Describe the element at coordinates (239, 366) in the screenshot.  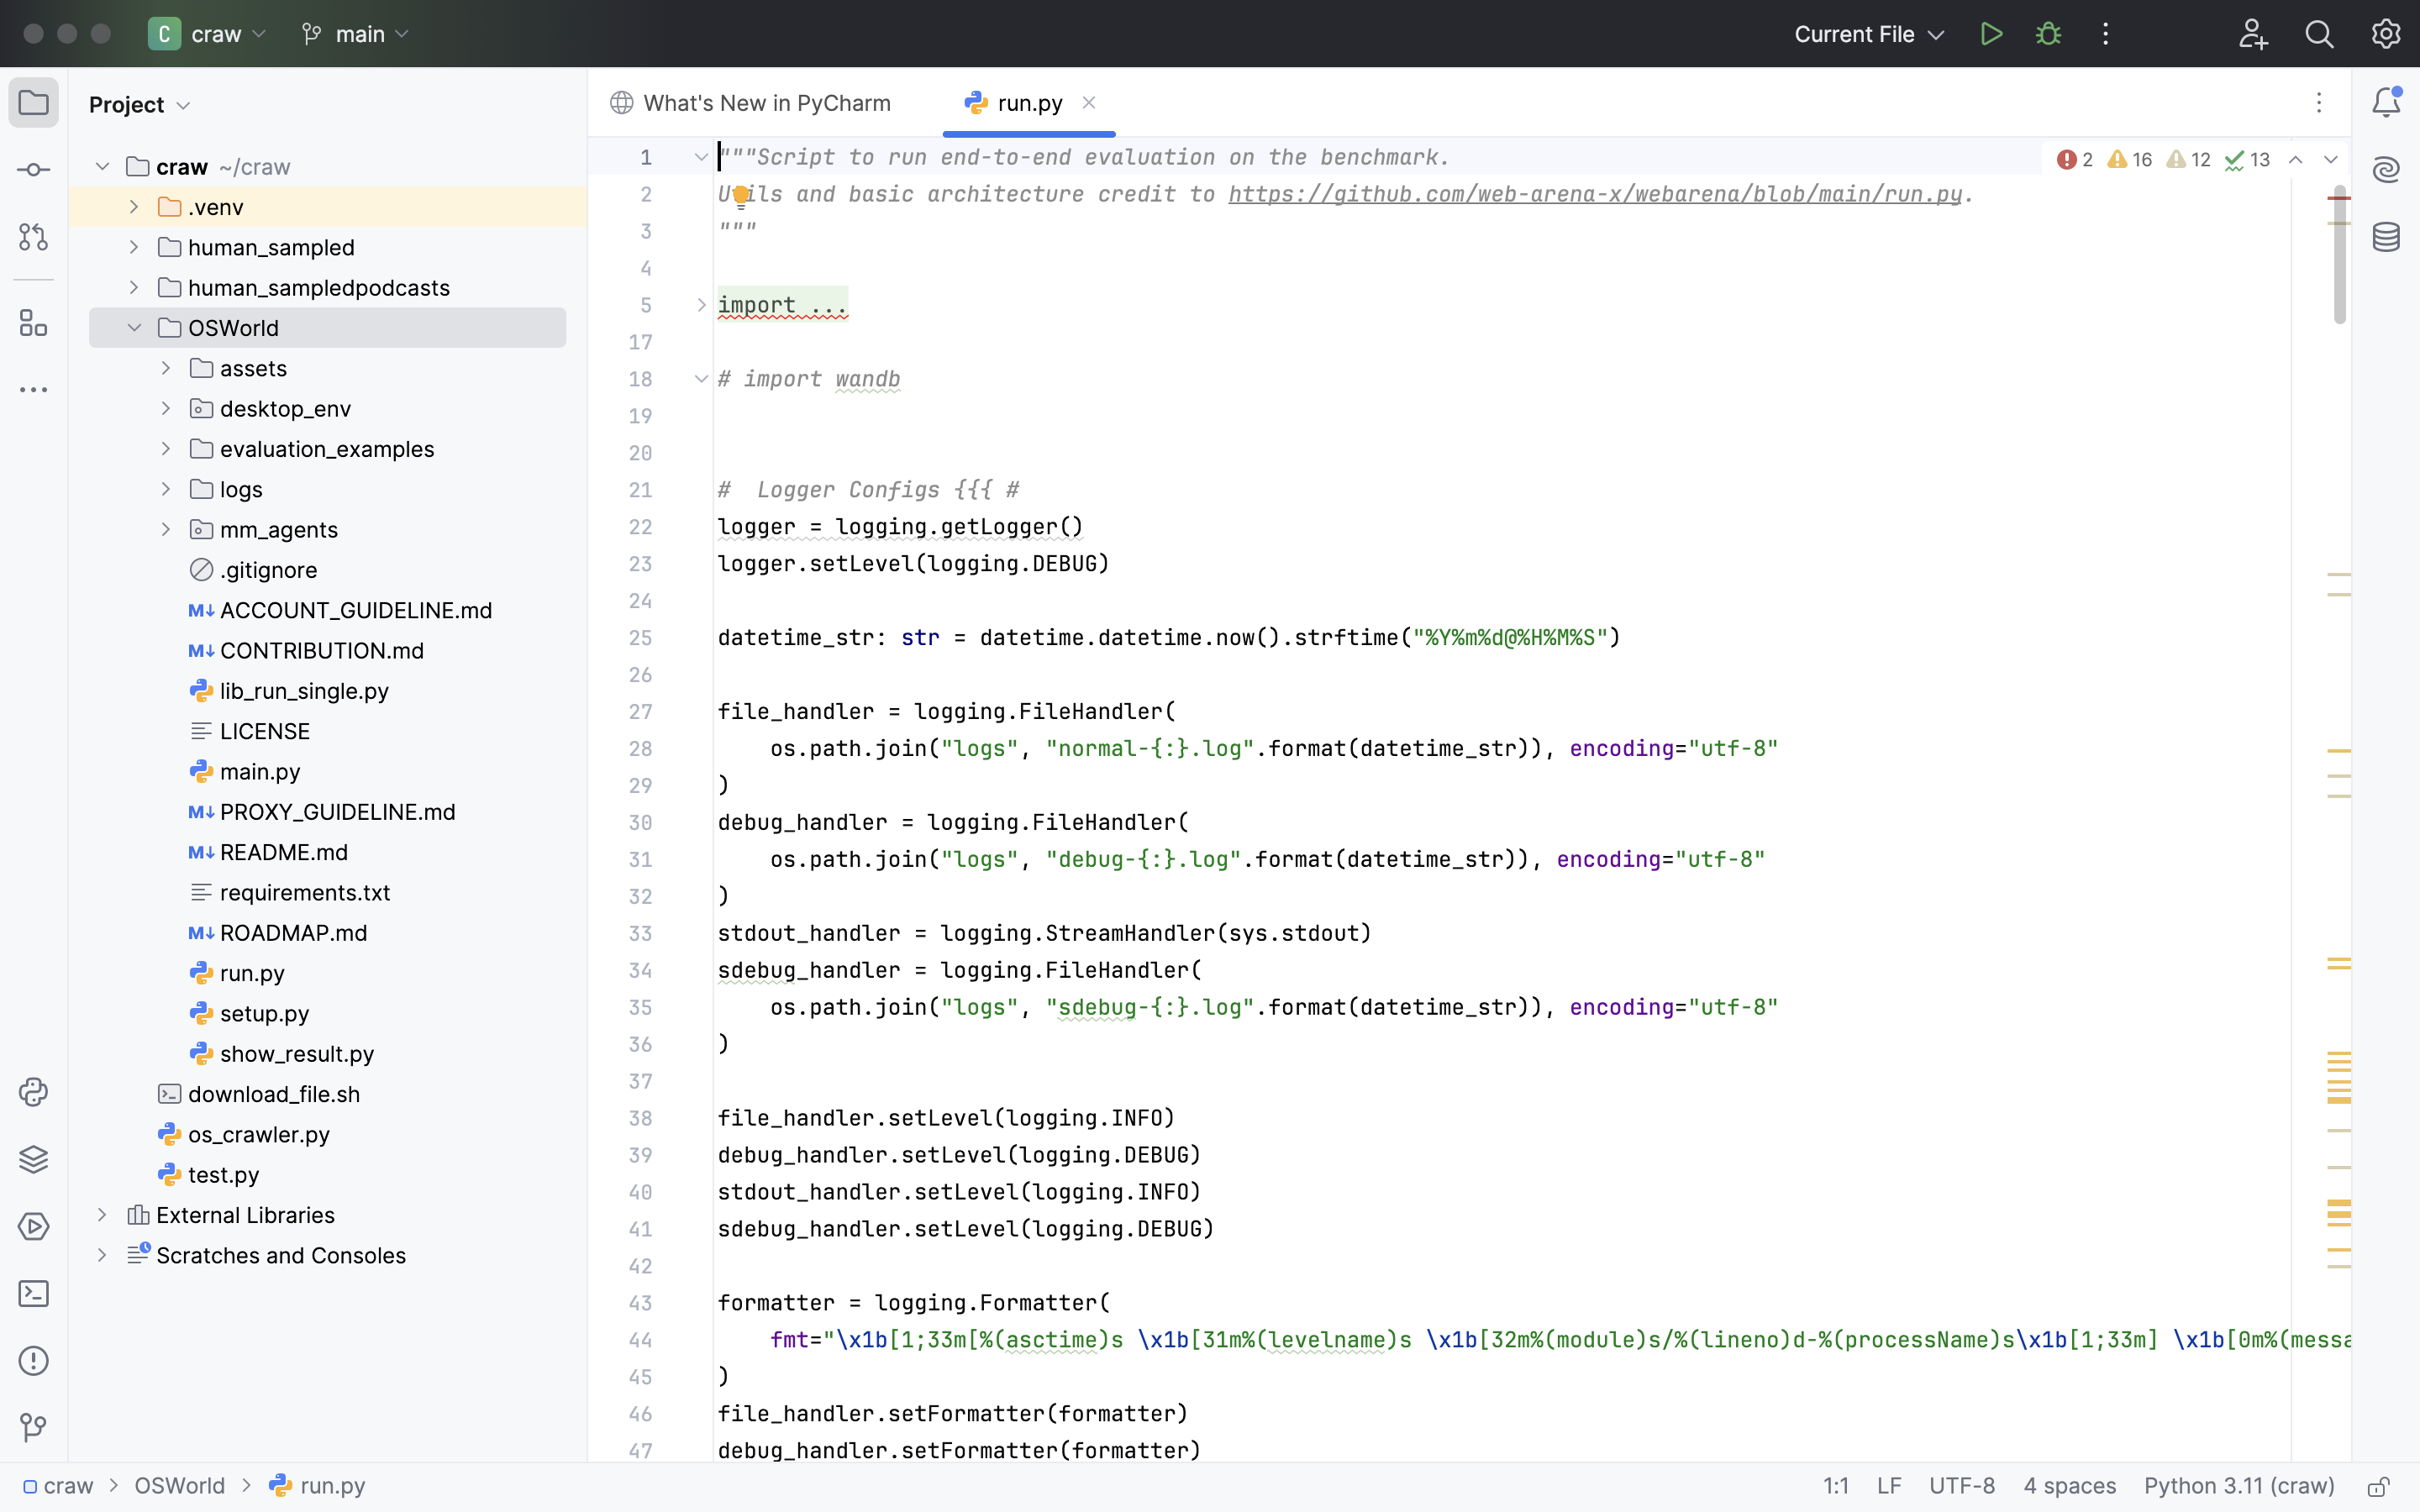
I see `'assets'` at that location.